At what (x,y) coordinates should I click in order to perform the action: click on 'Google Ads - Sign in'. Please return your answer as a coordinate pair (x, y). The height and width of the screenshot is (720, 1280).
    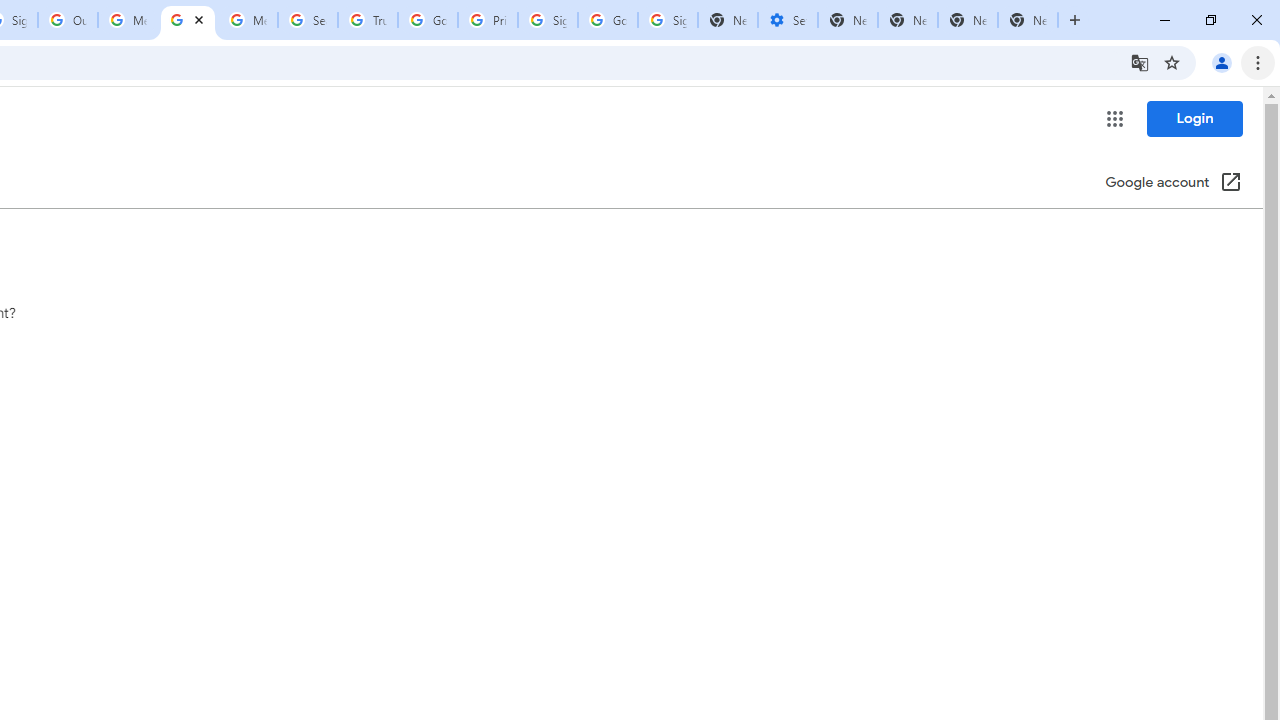
    Looking at the image, I should click on (427, 20).